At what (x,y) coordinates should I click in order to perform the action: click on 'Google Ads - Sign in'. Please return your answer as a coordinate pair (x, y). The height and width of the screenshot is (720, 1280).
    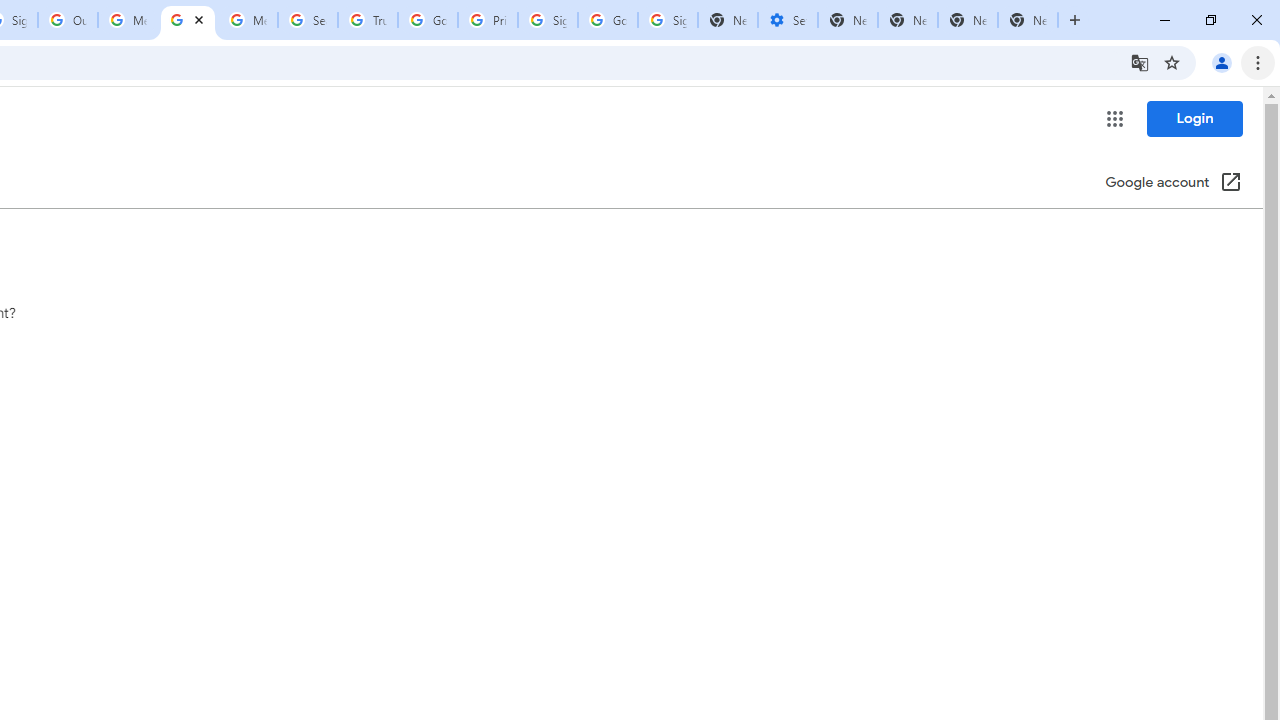
    Looking at the image, I should click on (427, 20).